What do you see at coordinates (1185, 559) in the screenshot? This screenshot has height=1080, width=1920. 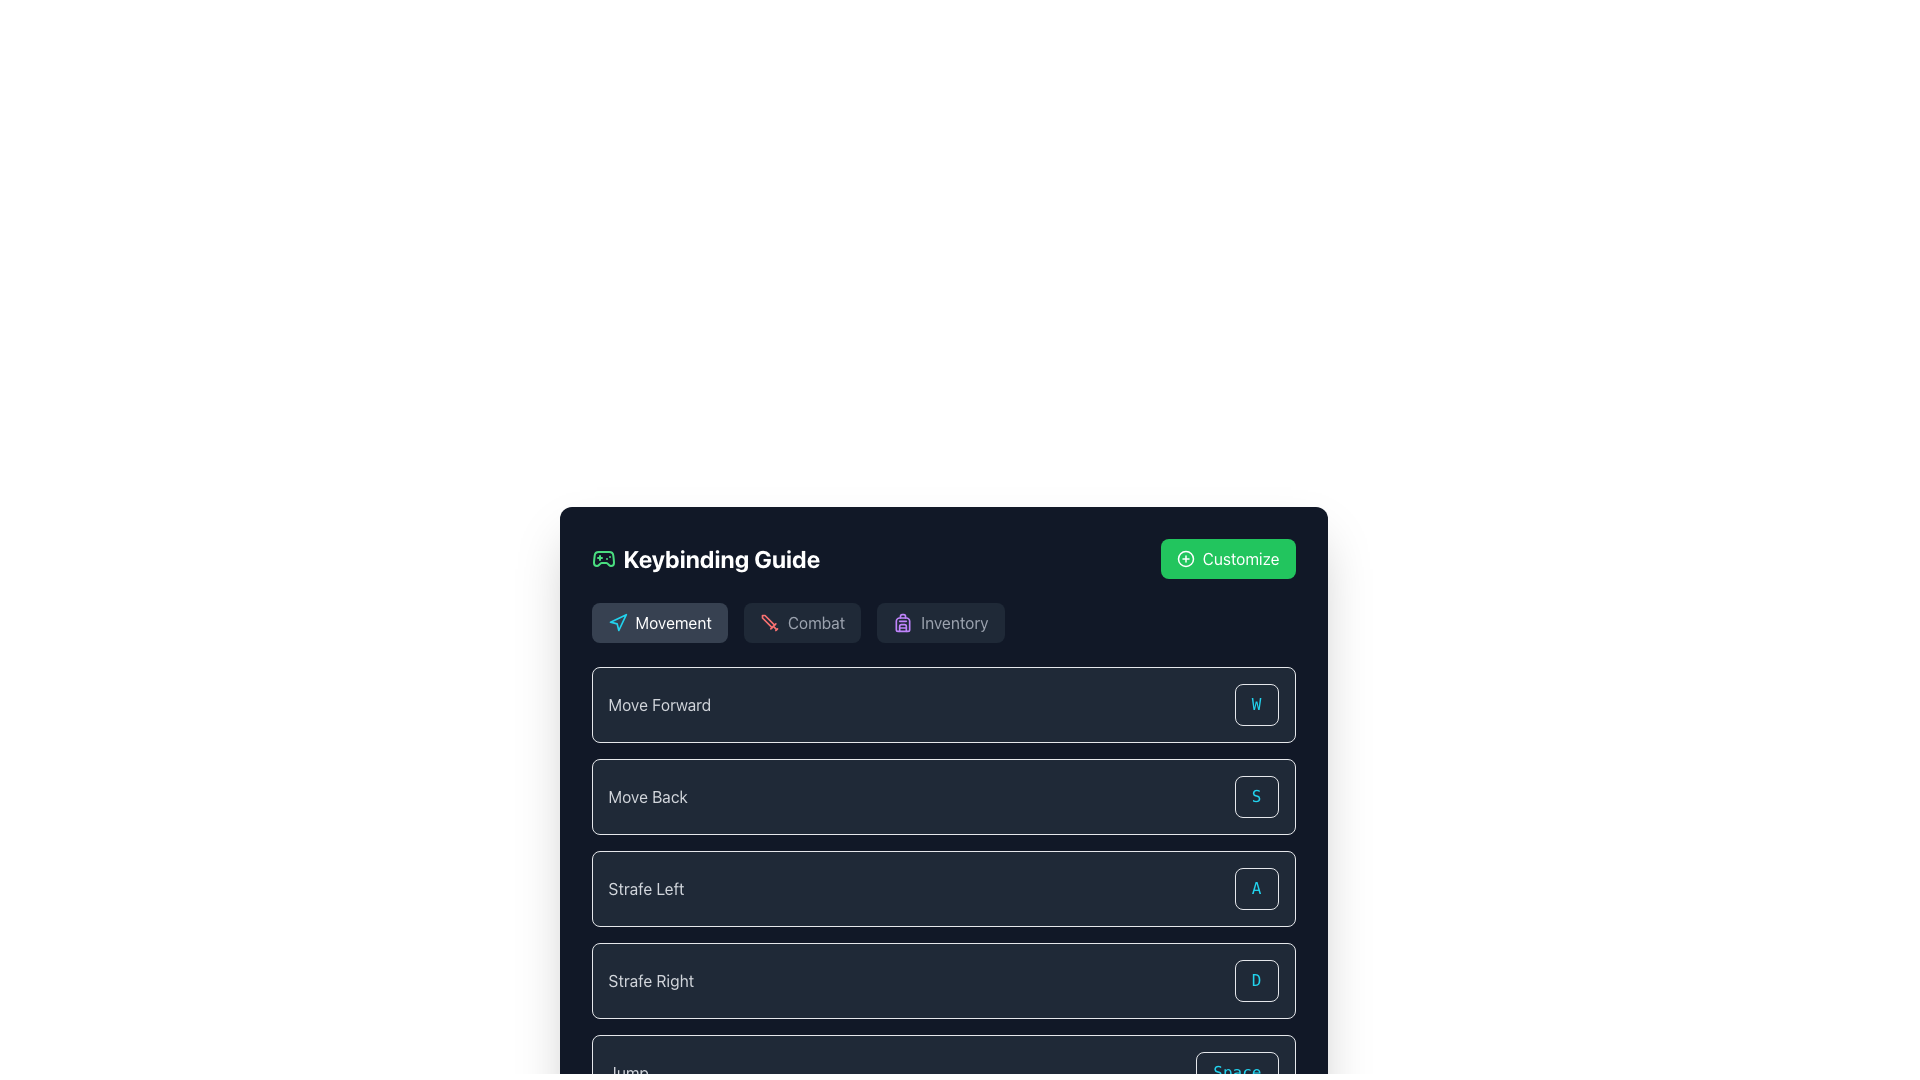 I see `the decorative circular icon element that represents a 'plus' or 'add' functionality, located inside the highlighted 'Customize' button at the top right corner of the interface` at bounding box center [1185, 559].